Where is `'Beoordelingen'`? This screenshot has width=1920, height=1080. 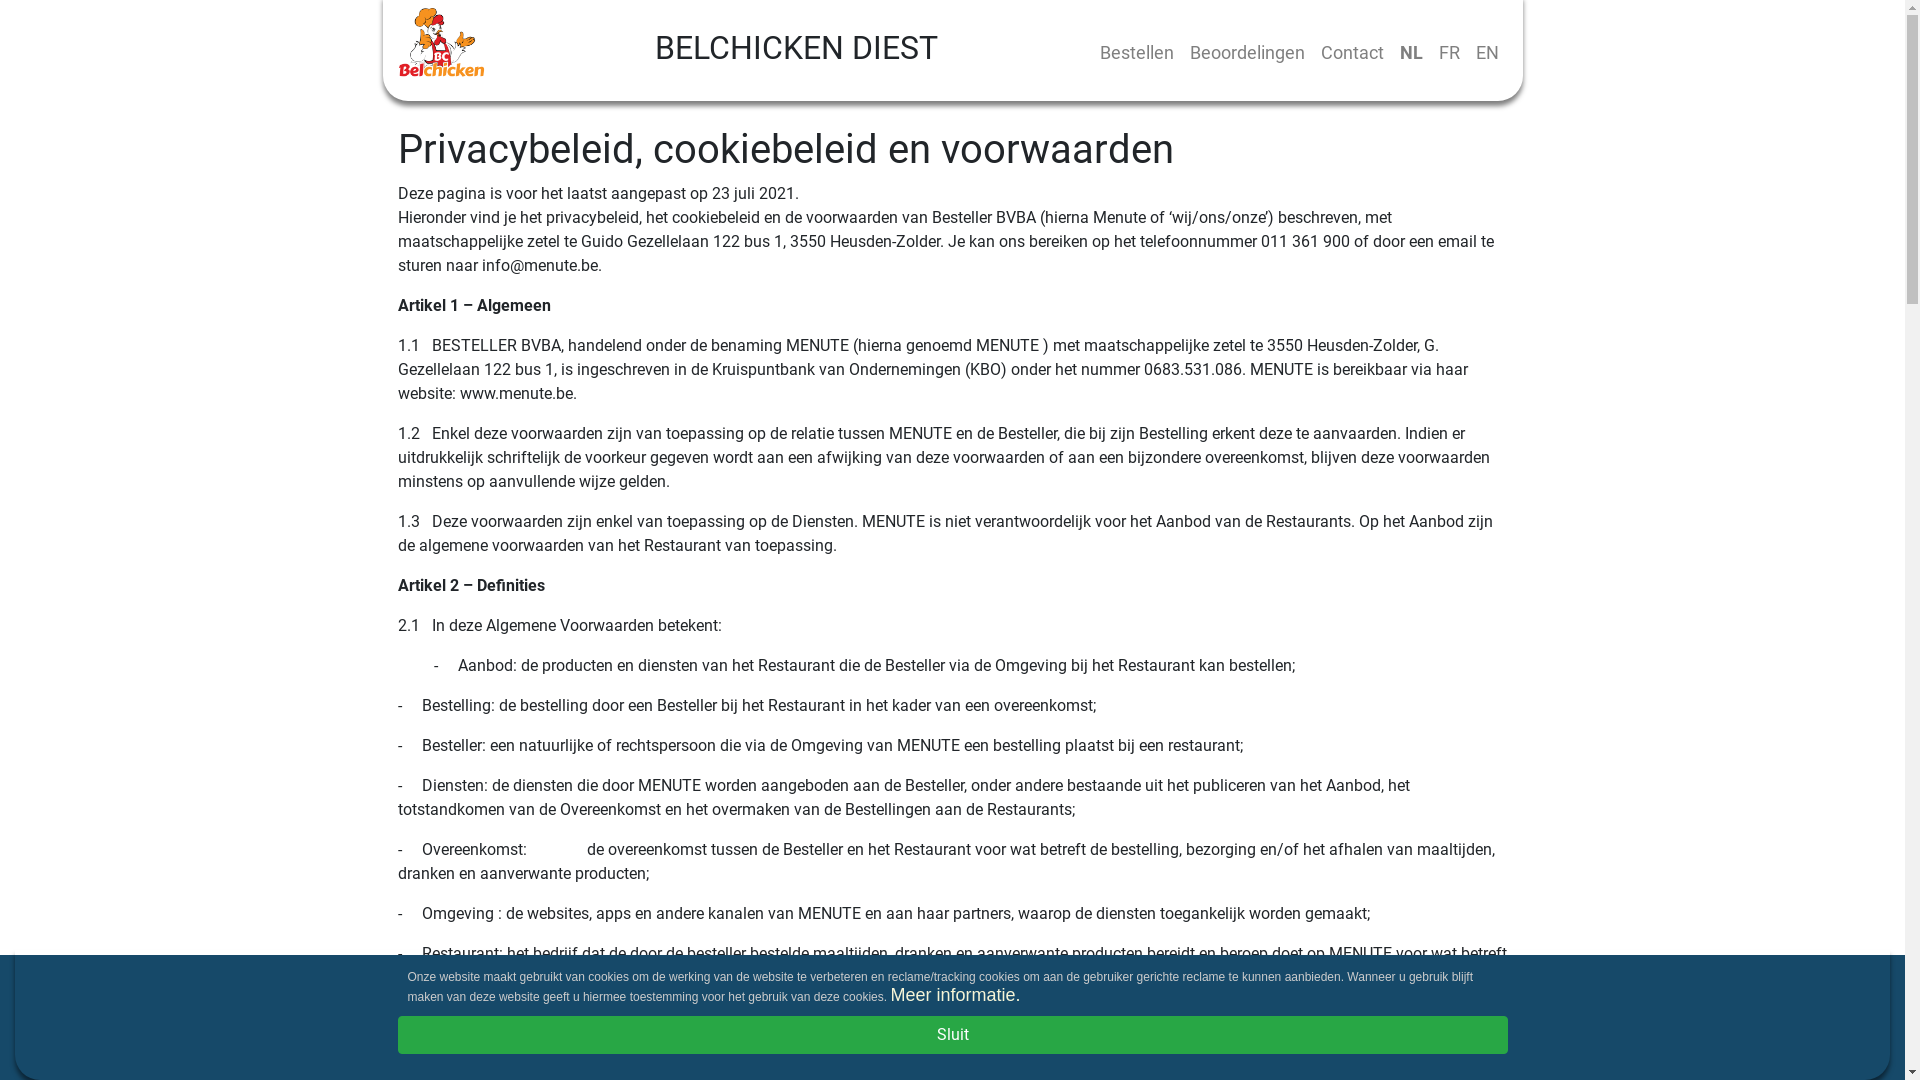 'Beoordelingen' is located at coordinates (1181, 51).